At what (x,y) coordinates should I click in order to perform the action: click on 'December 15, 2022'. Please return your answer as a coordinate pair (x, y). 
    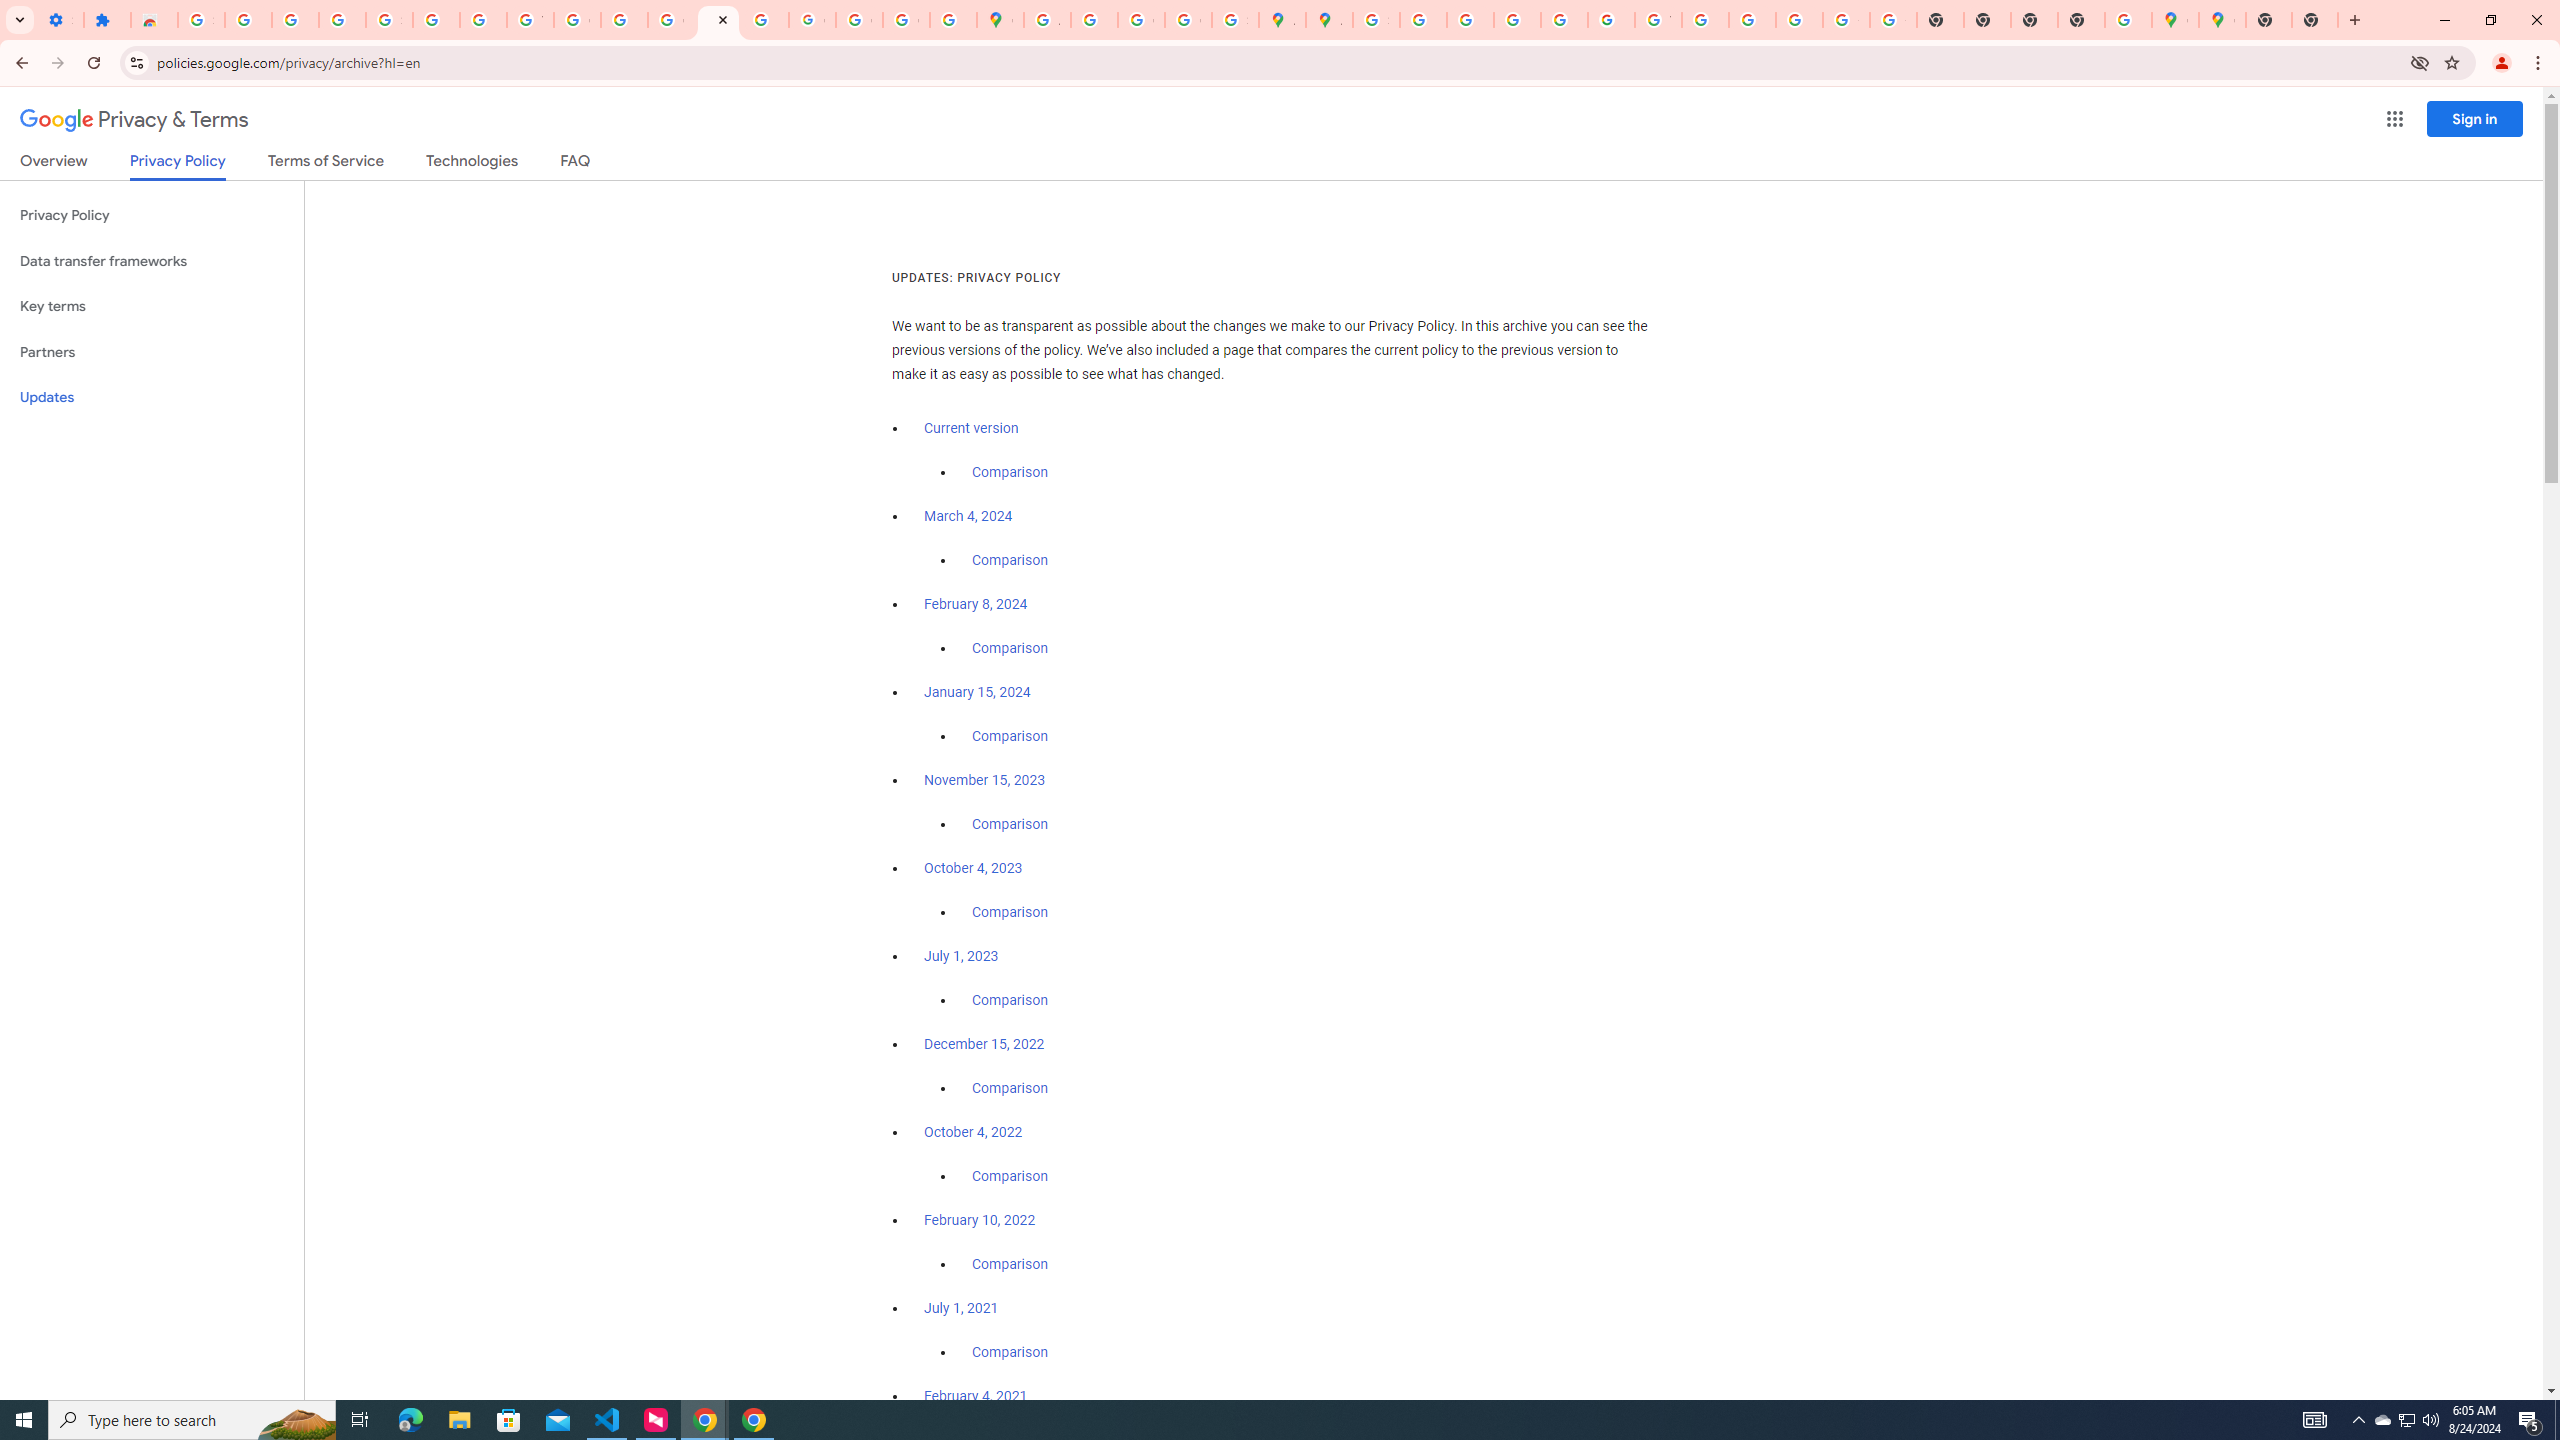
    Looking at the image, I should click on (983, 1043).